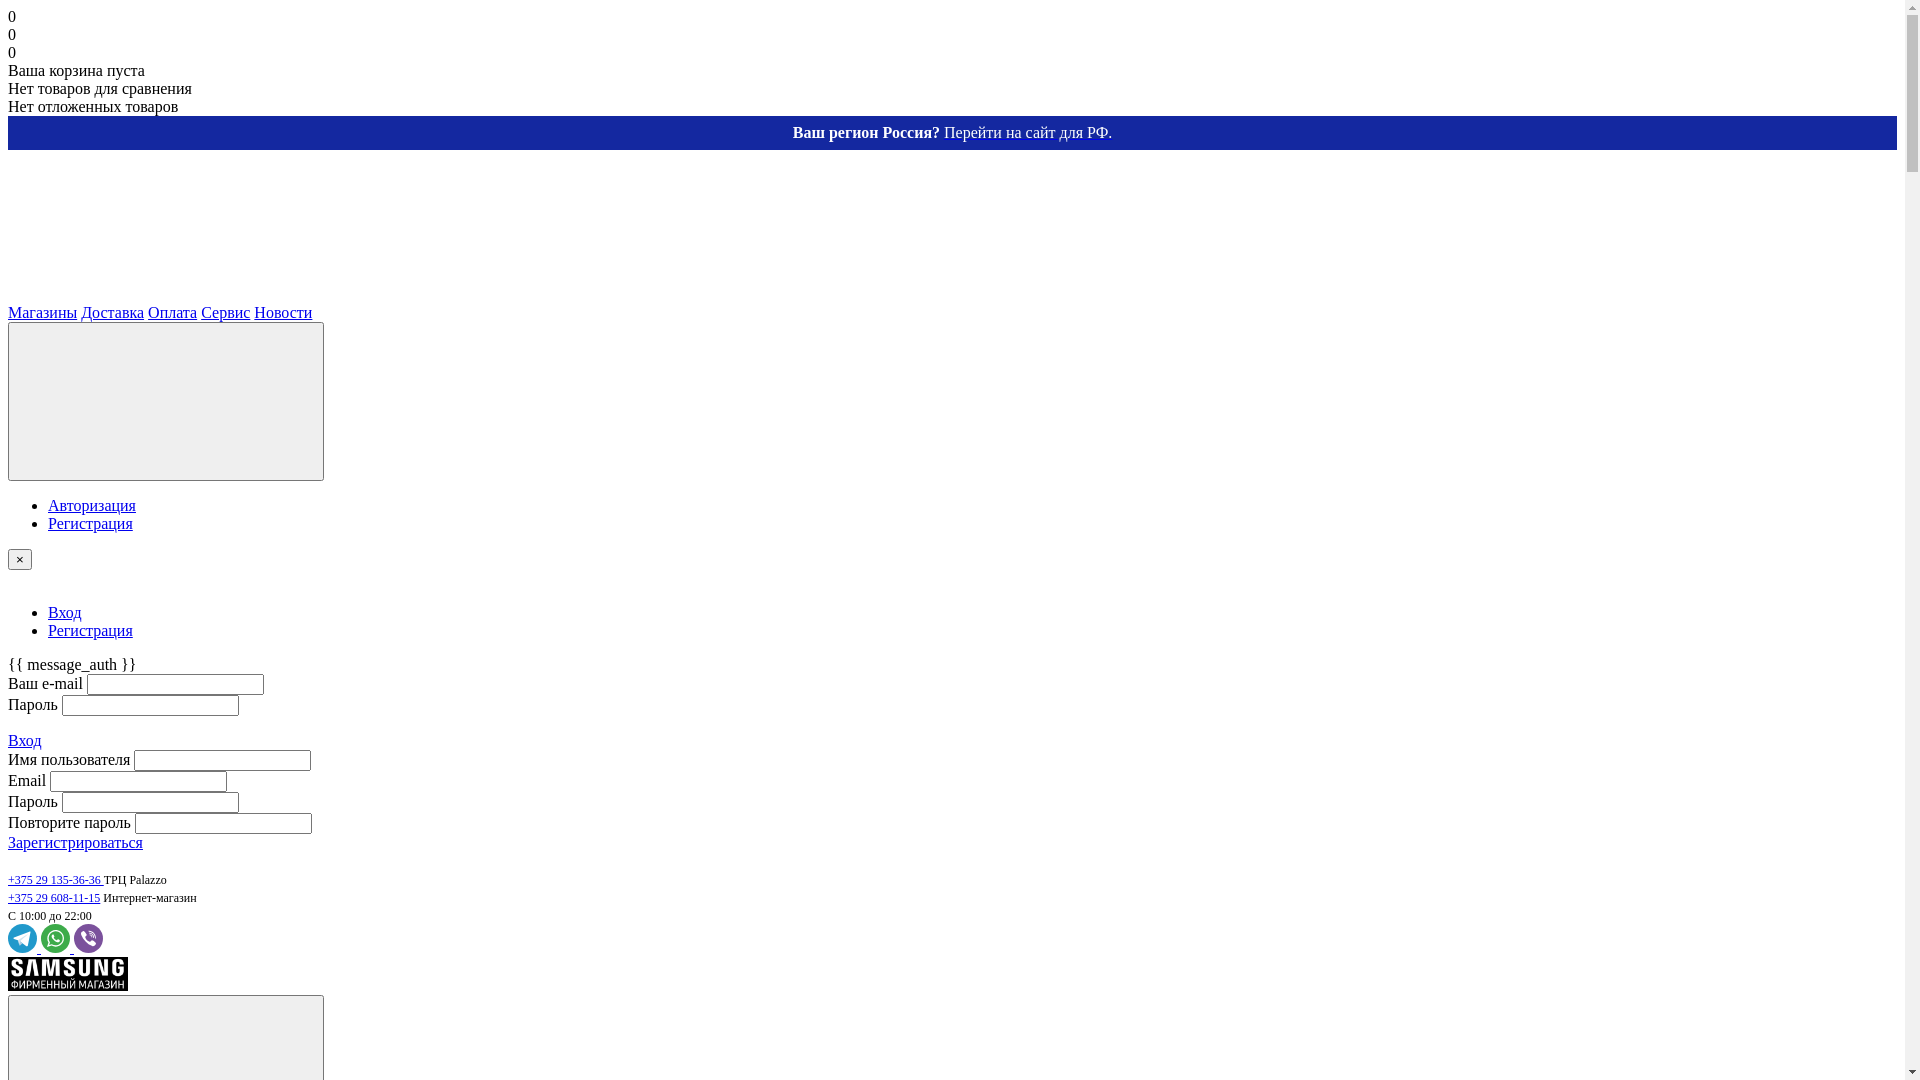 The height and width of the screenshot is (1080, 1920). I want to click on '+375 29 608-11-15', so click(8, 897).